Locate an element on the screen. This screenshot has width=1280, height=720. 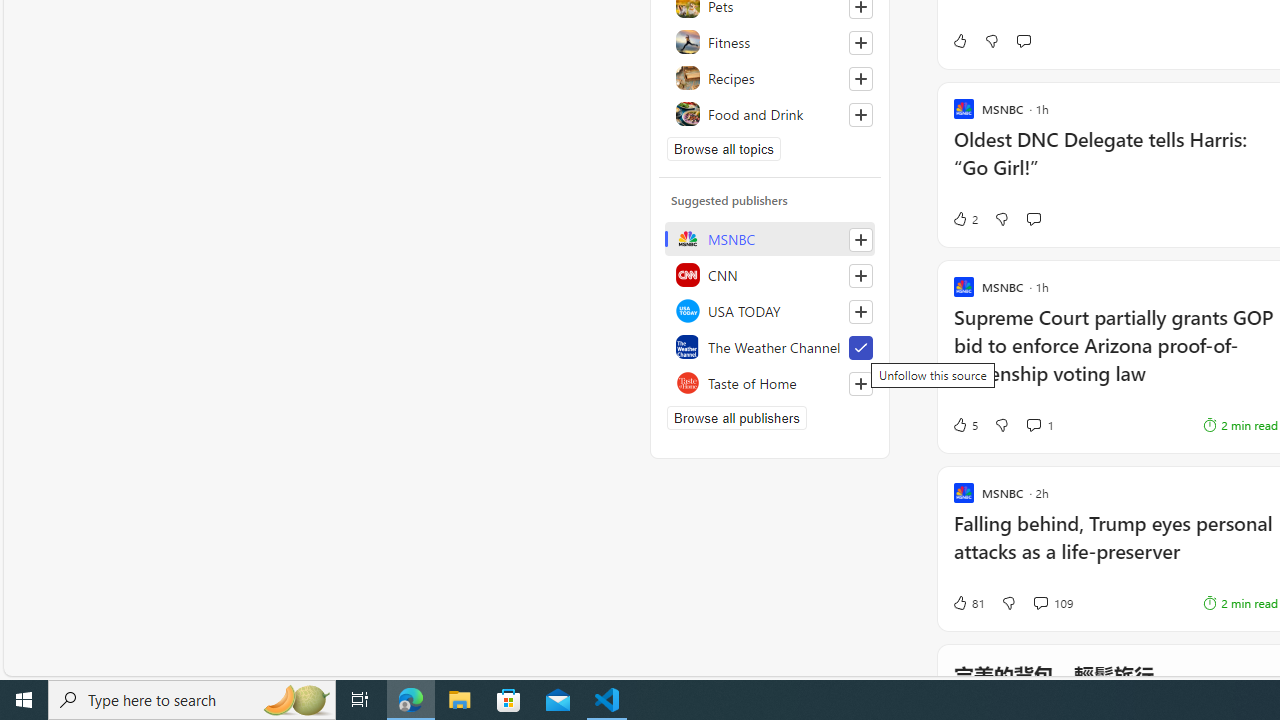
'81 Like' is located at coordinates (968, 602).